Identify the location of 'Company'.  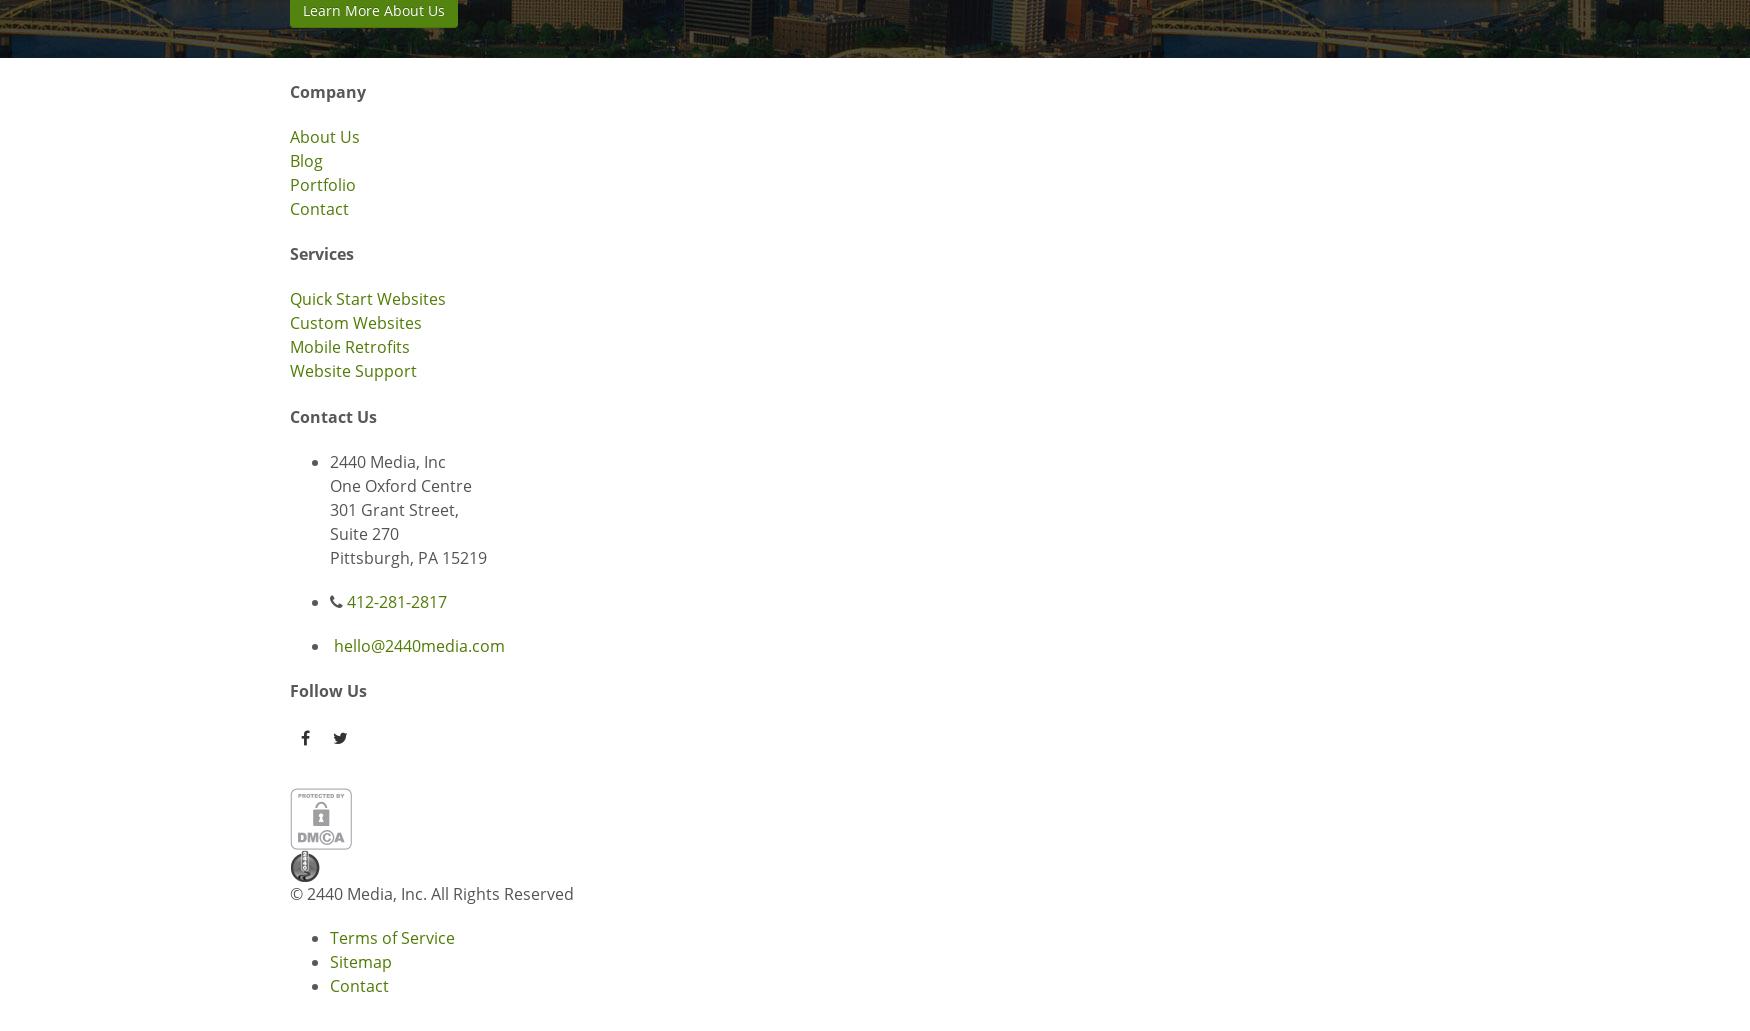
(327, 91).